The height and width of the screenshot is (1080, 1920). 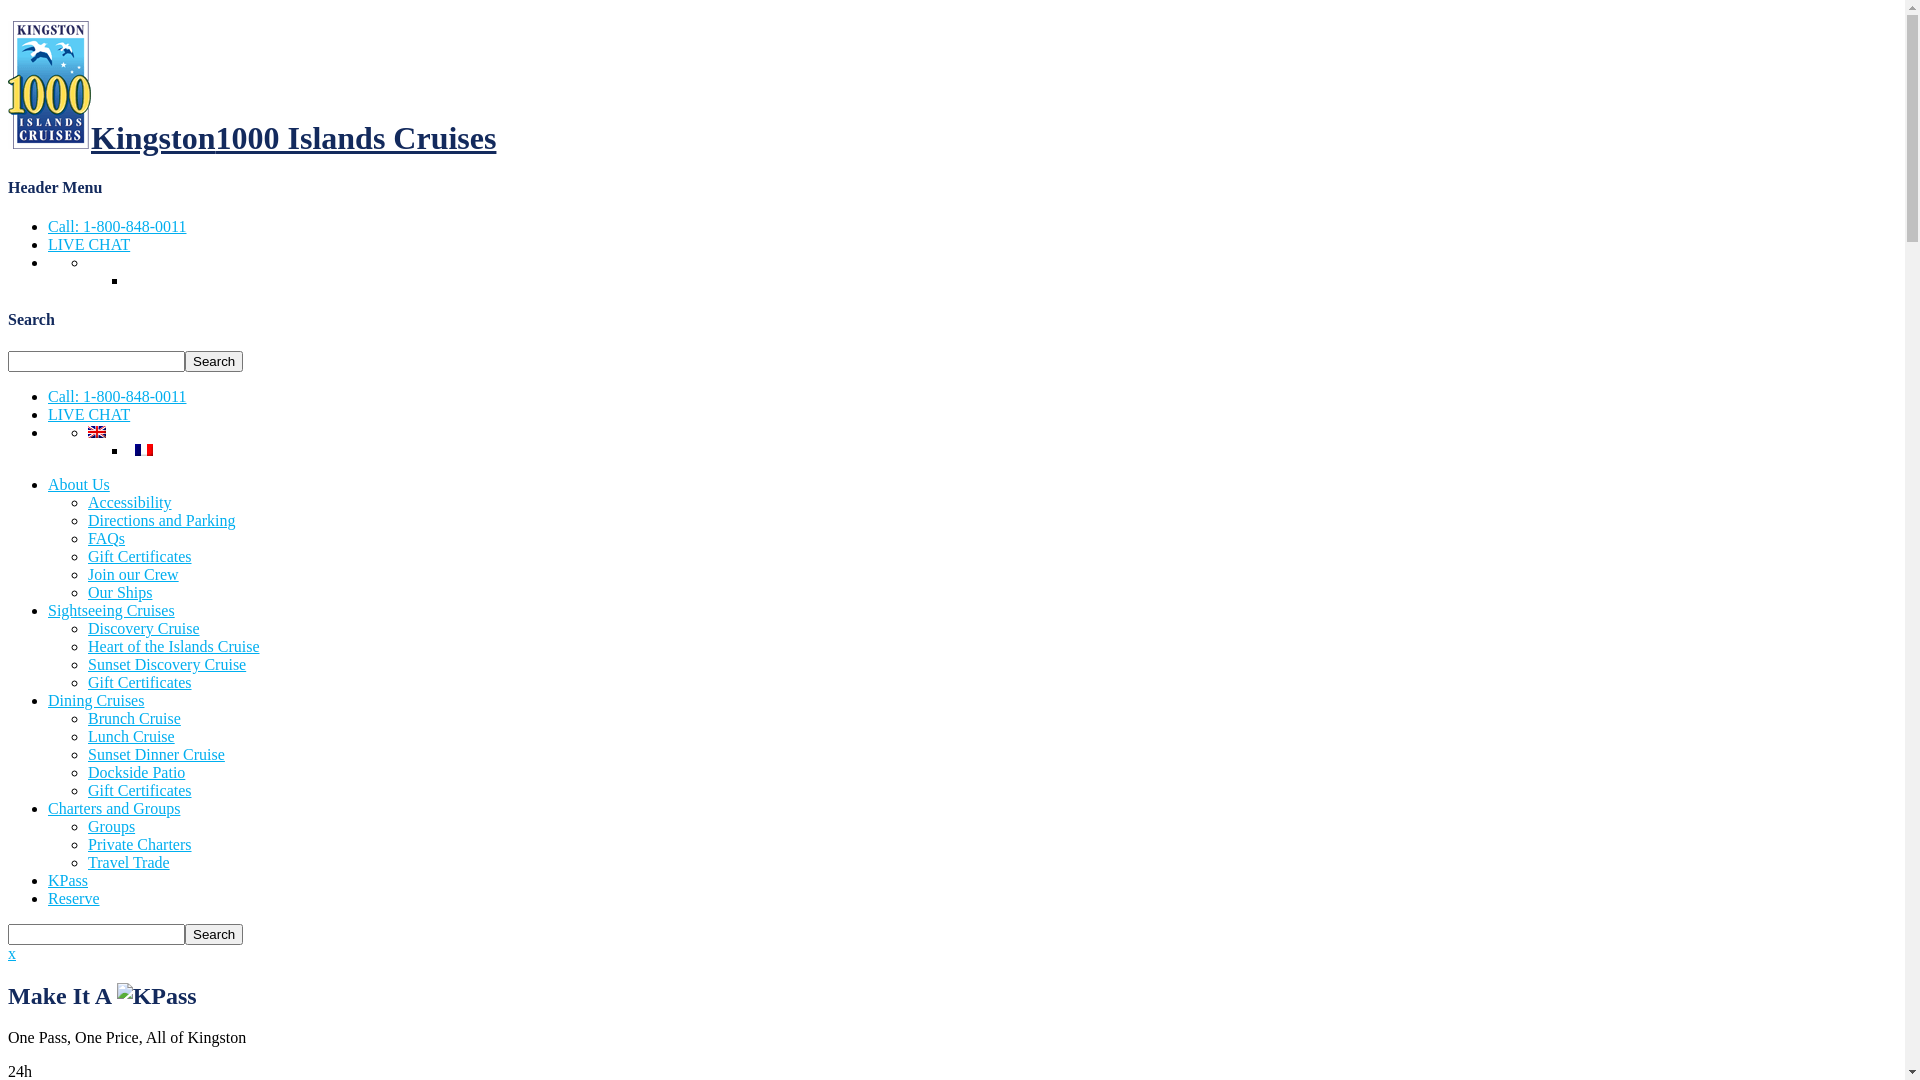 I want to click on 'Search', so click(x=214, y=361).